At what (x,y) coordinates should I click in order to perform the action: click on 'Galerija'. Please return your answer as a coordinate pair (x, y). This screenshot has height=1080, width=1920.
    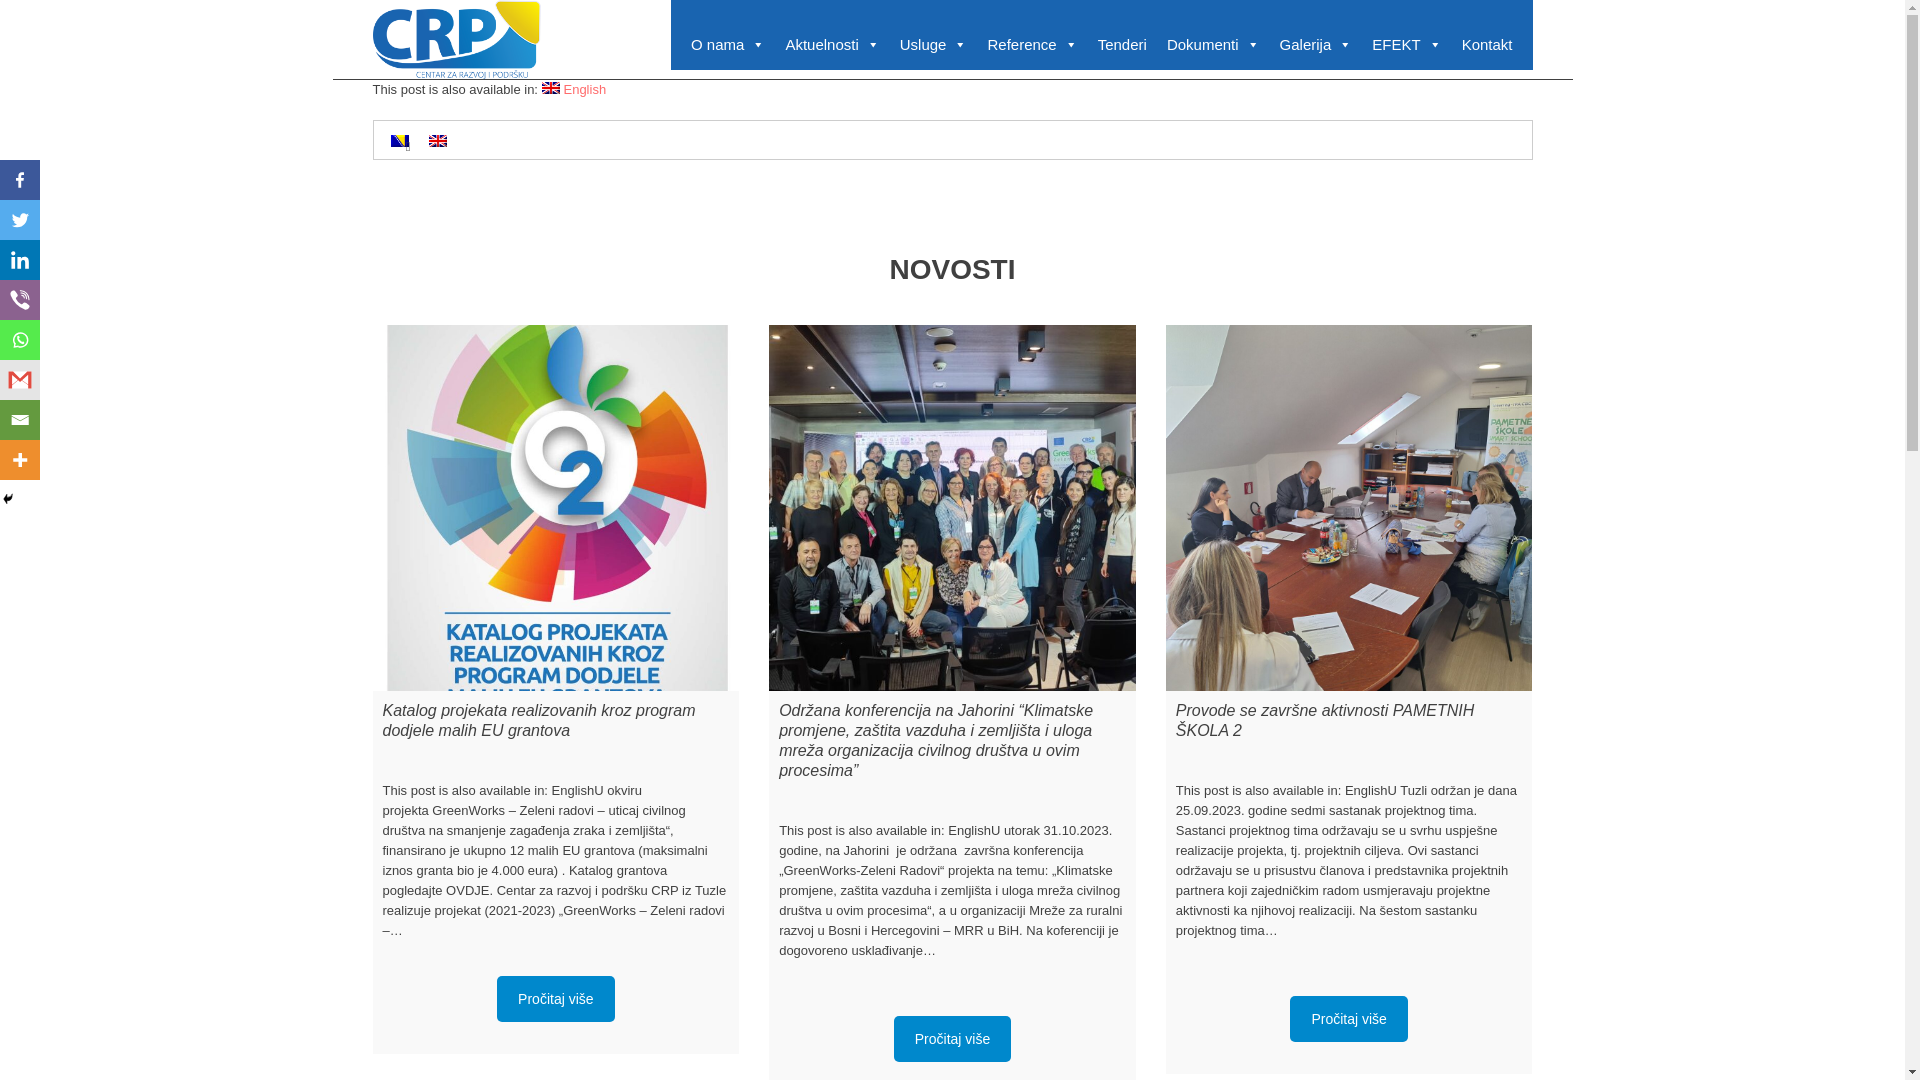
    Looking at the image, I should click on (1269, 45).